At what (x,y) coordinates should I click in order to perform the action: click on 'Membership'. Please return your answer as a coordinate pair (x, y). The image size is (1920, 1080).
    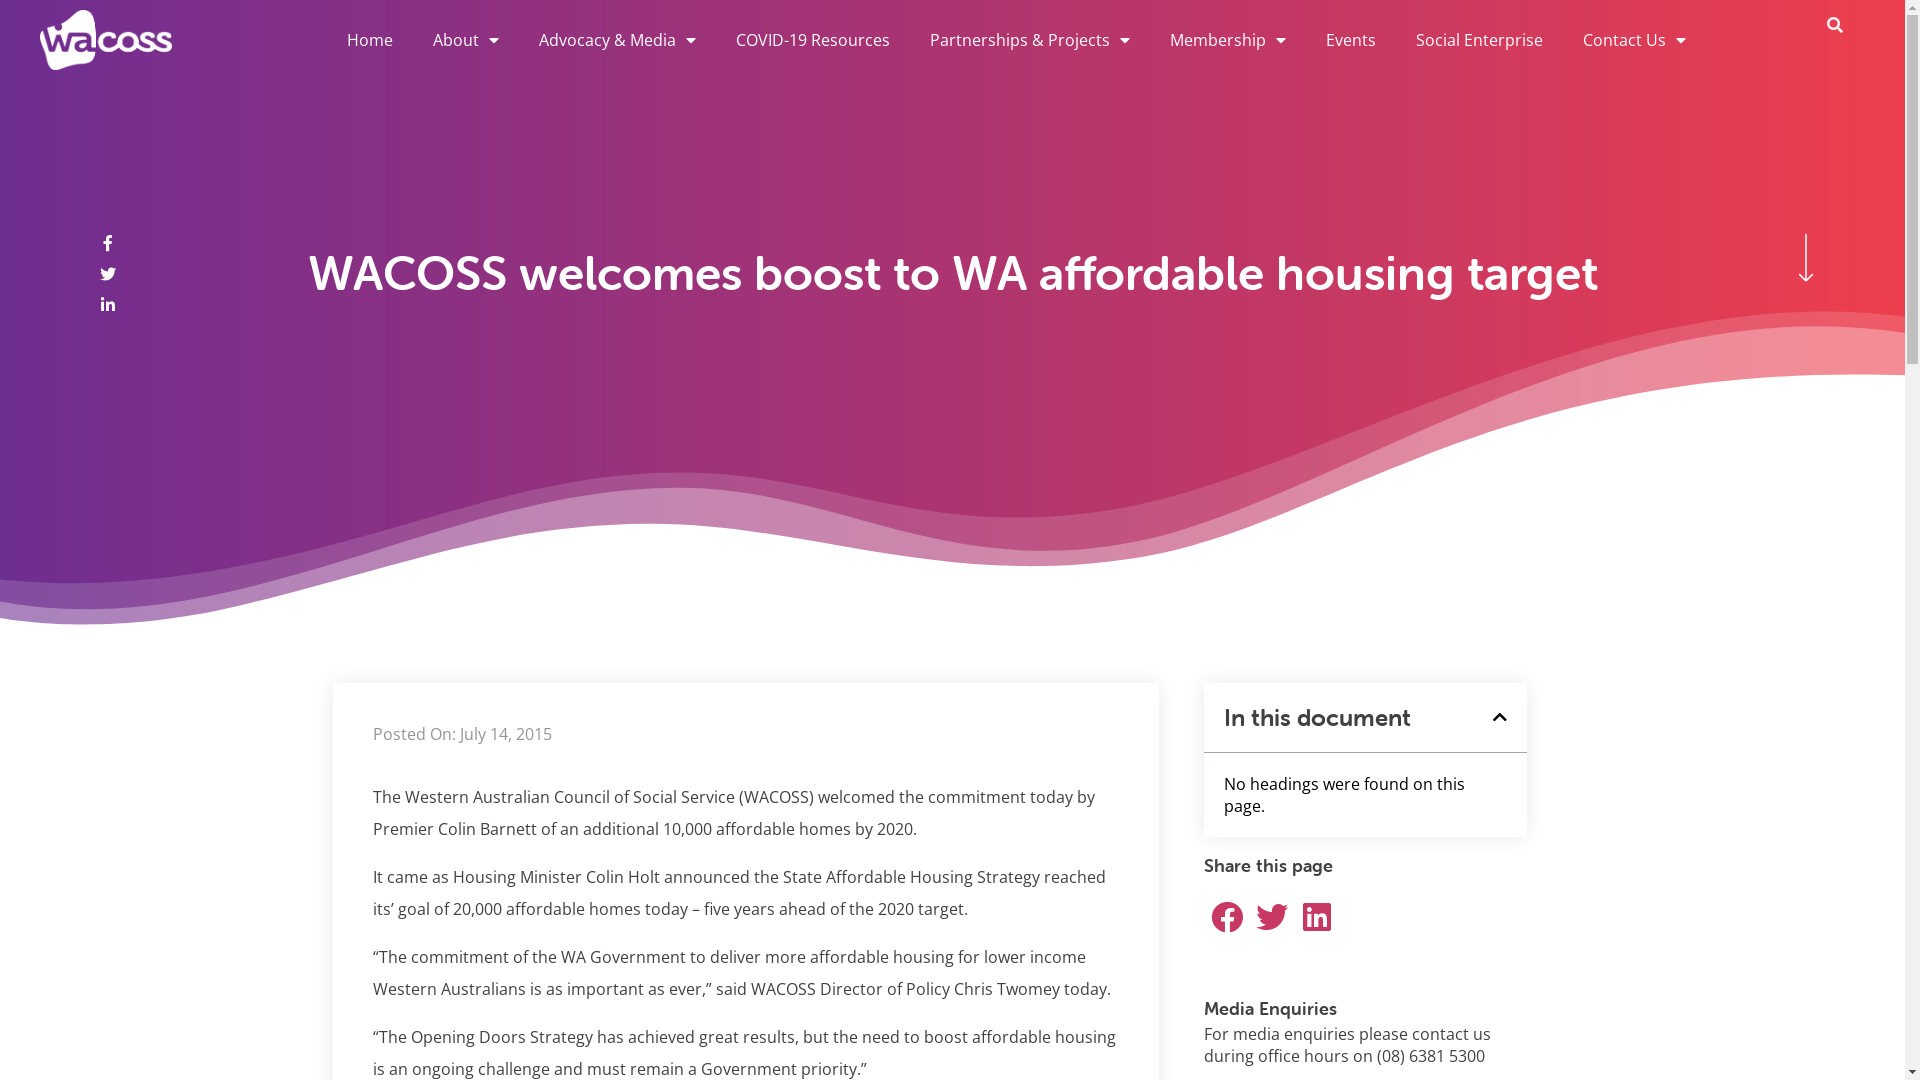
    Looking at the image, I should click on (1227, 40).